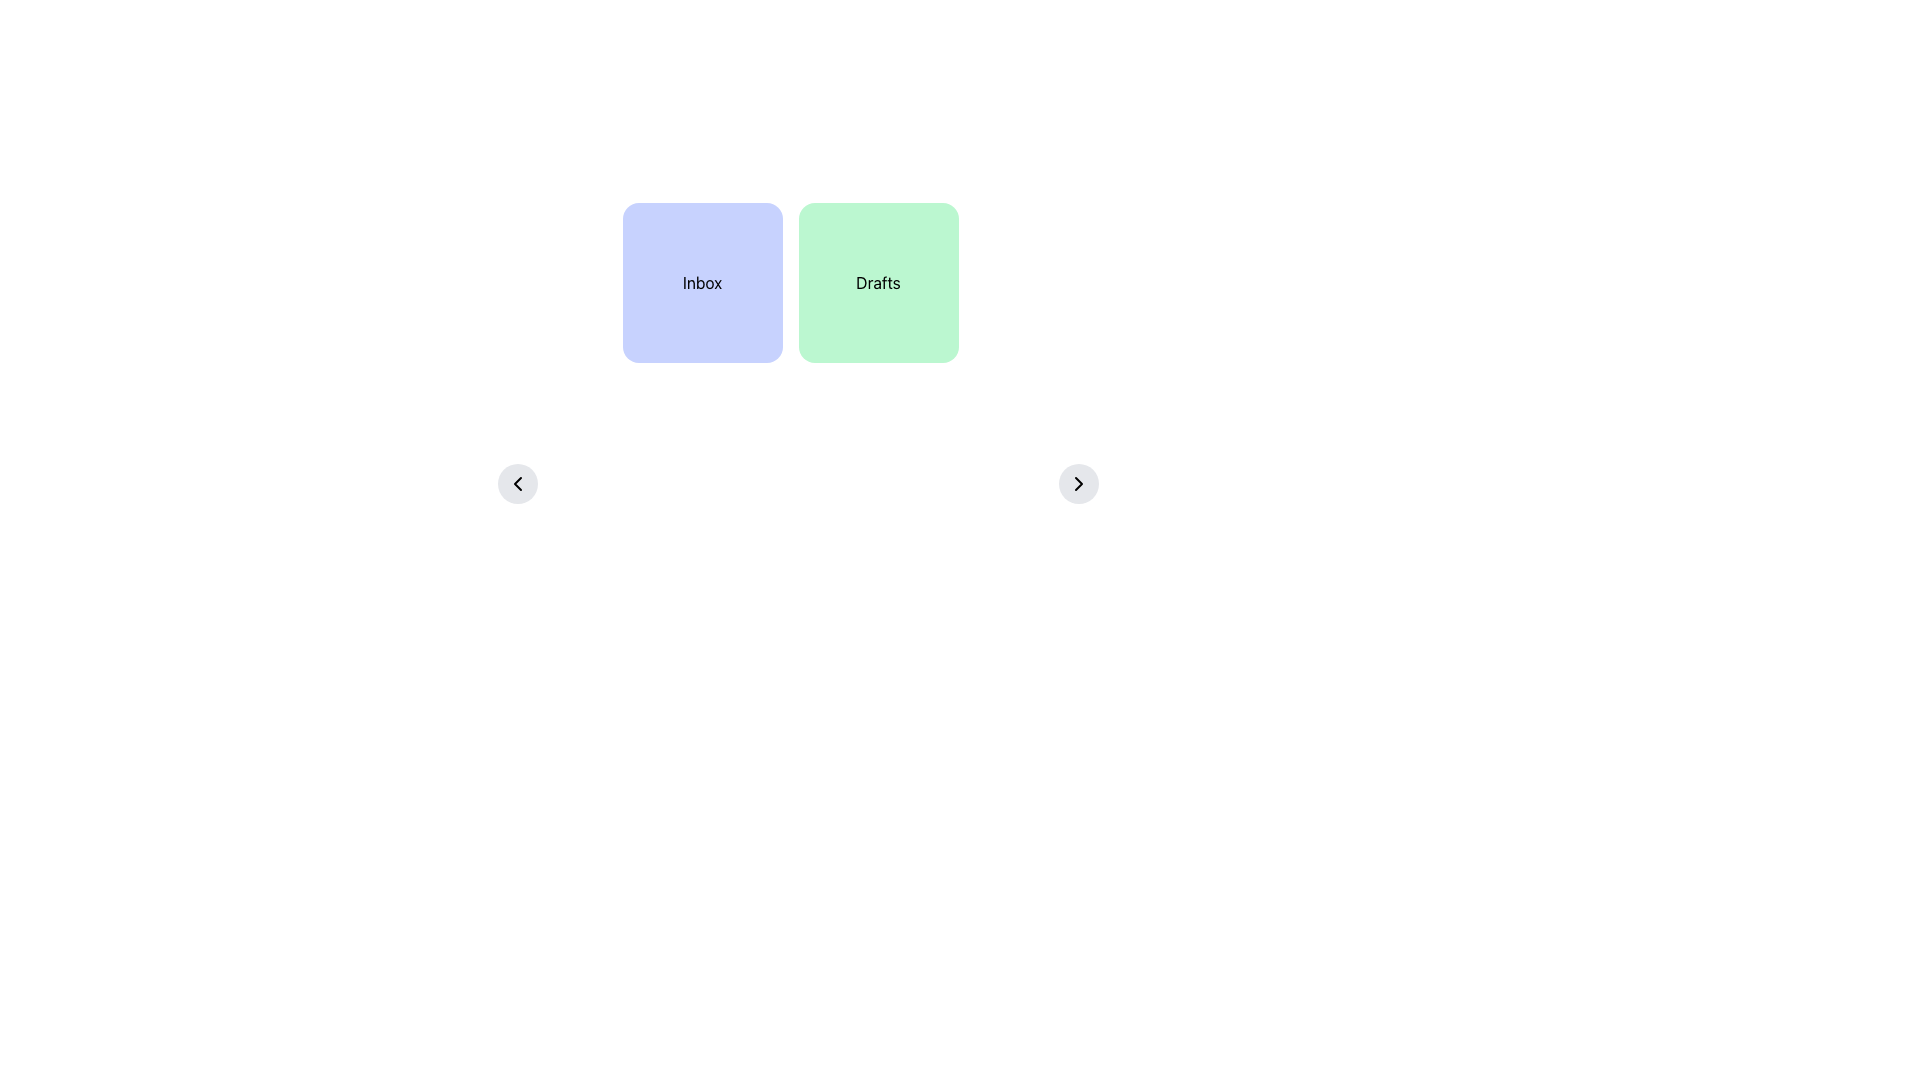 The height and width of the screenshot is (1080, 1920). What do you see at coordinates (518, 483) in the screenshot?
I see `the gray circular button with a chevron icon located in the bottom left quadrant of the interface` at bounding box center [518, 483].